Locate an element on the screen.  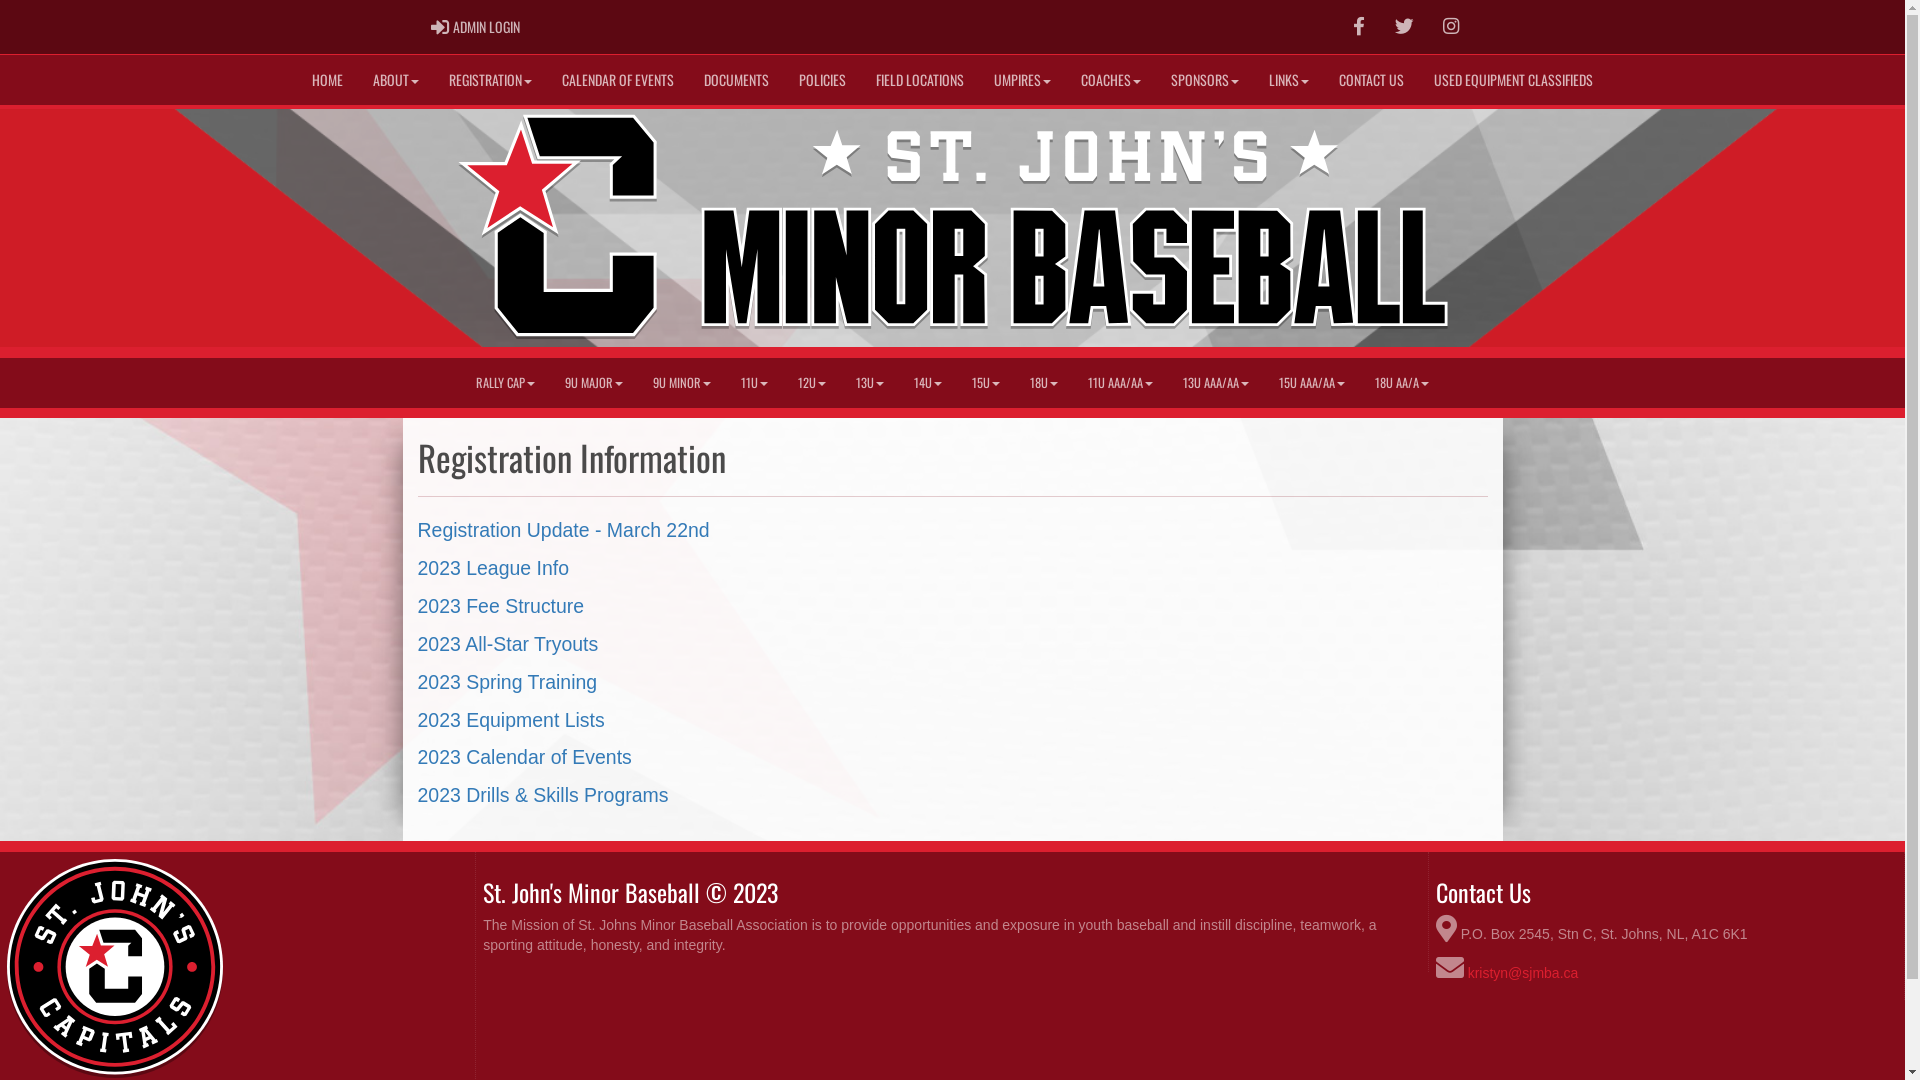
'13U' is located at coordinates (869, 382).